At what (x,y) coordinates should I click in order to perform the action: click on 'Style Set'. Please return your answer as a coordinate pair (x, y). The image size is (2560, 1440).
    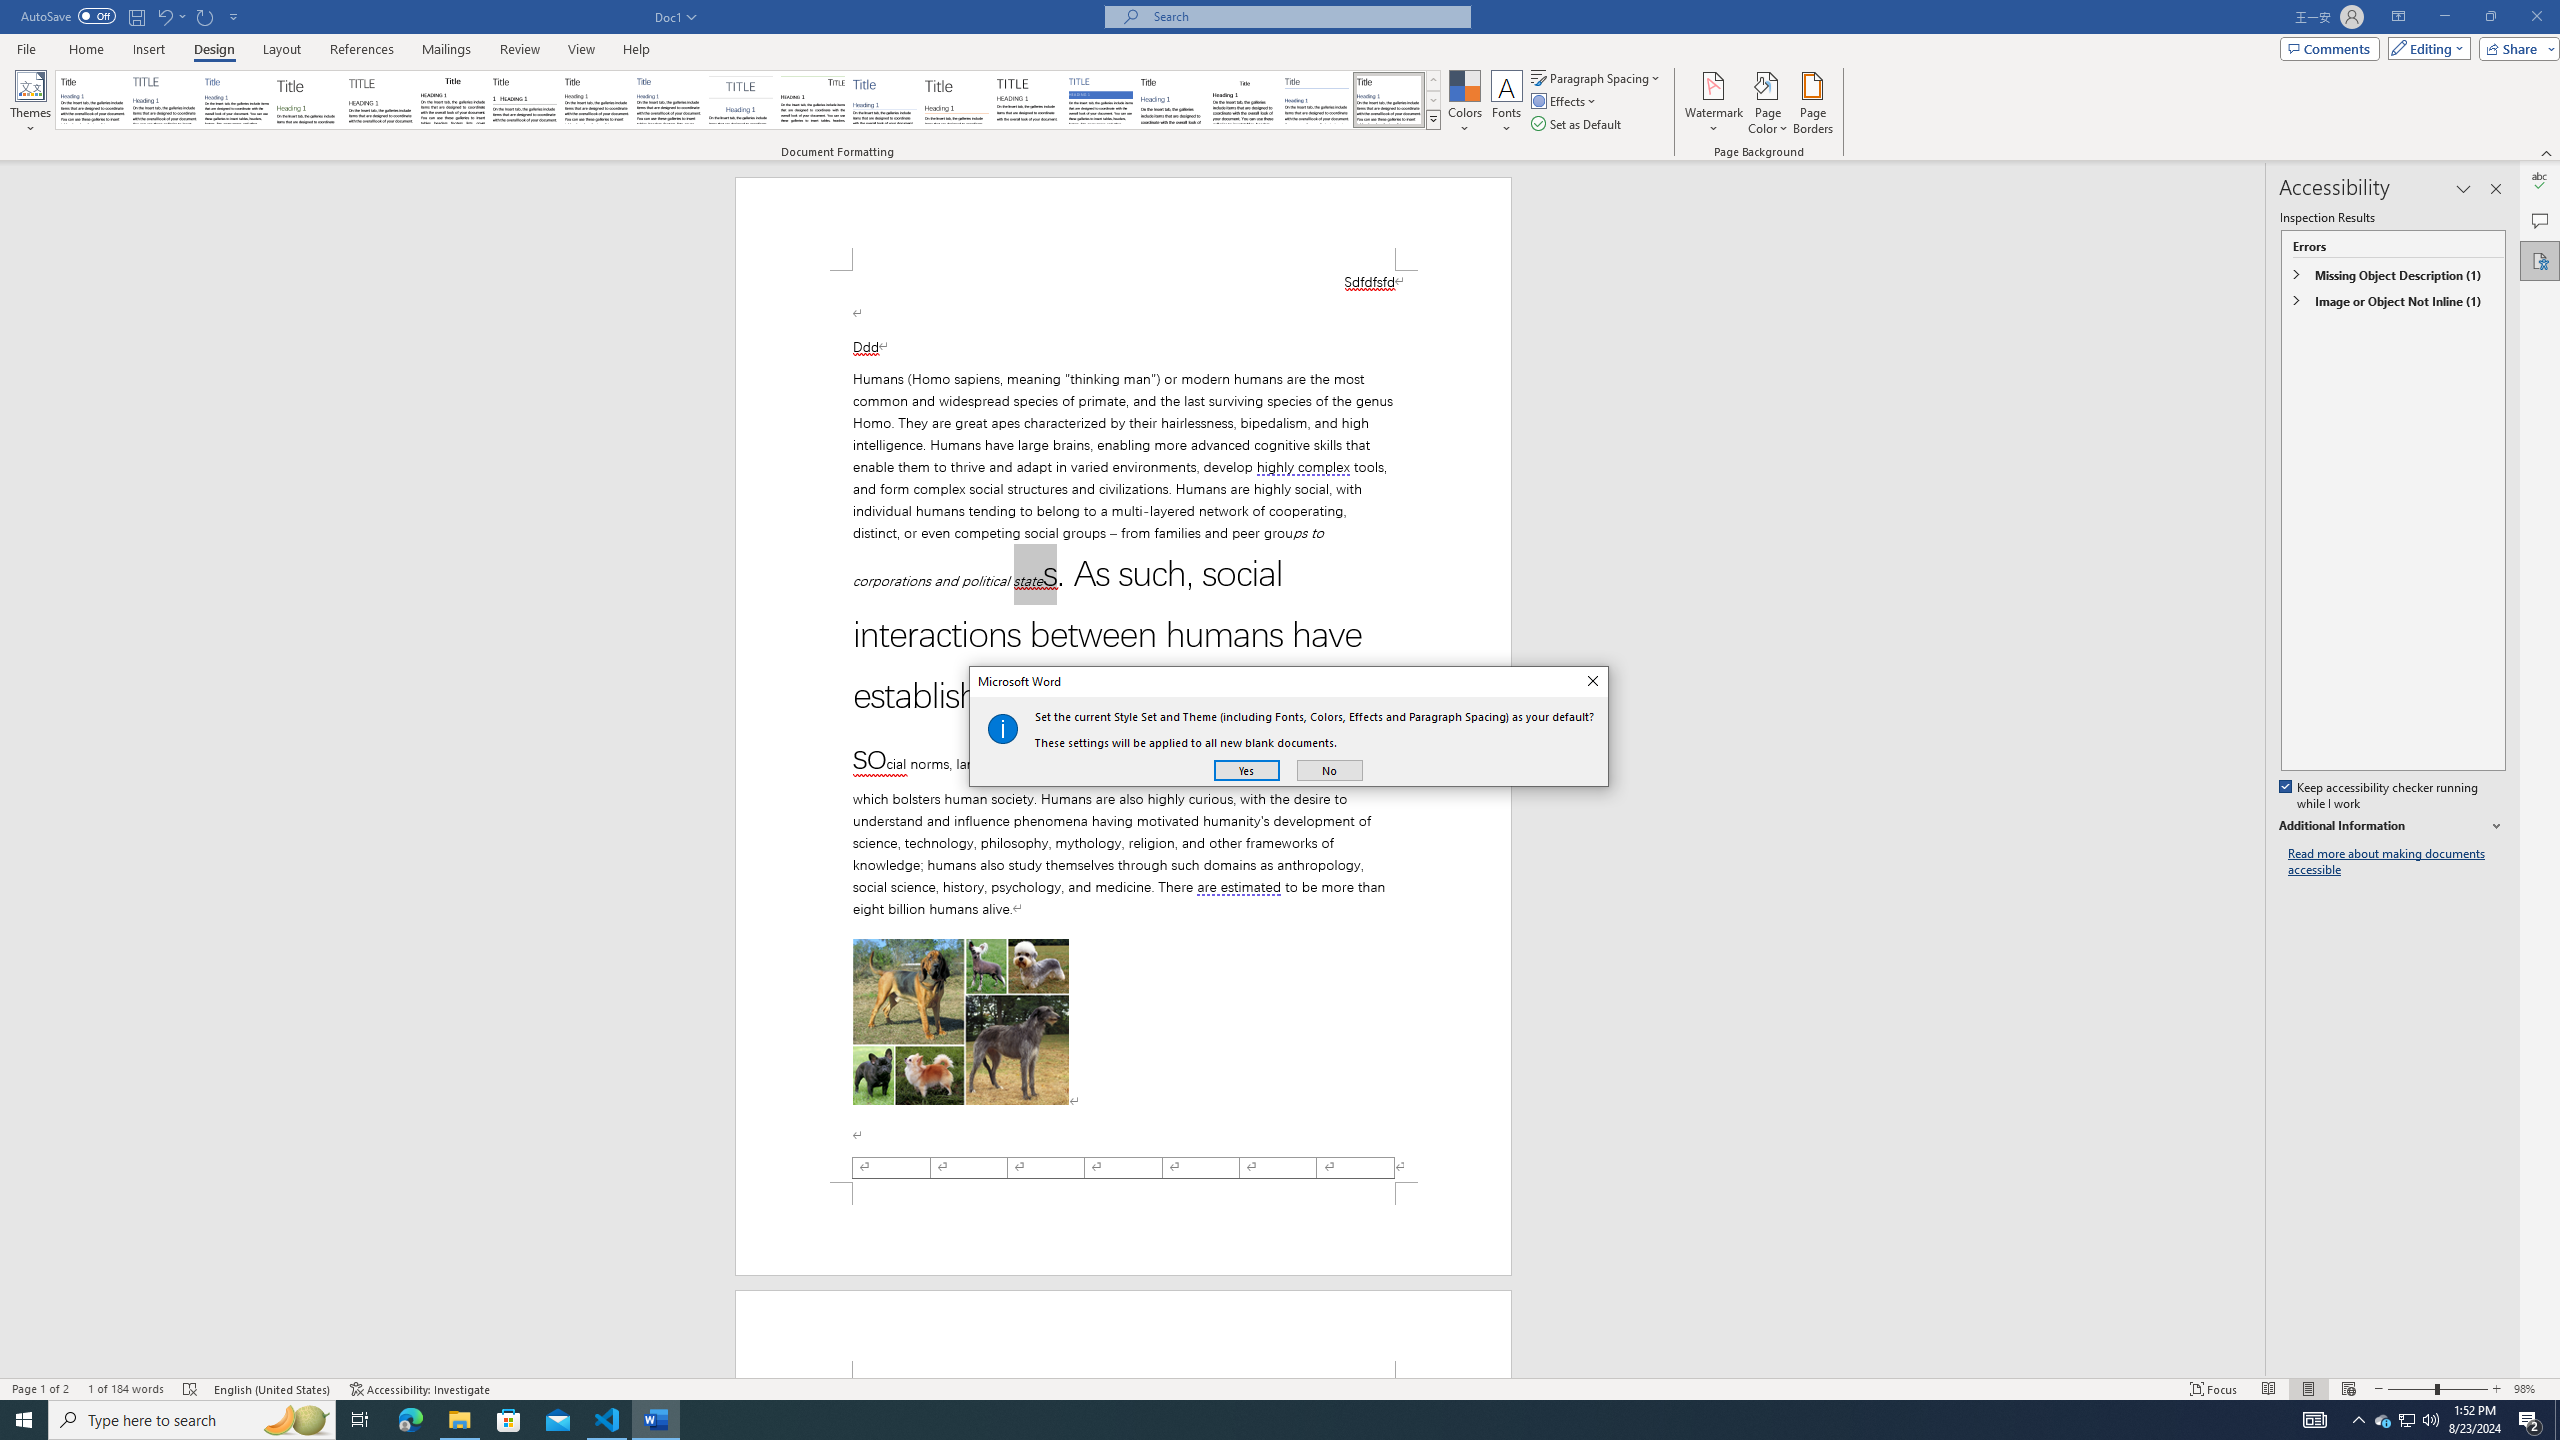
    Looking at the image, I should click on (1432, 118).